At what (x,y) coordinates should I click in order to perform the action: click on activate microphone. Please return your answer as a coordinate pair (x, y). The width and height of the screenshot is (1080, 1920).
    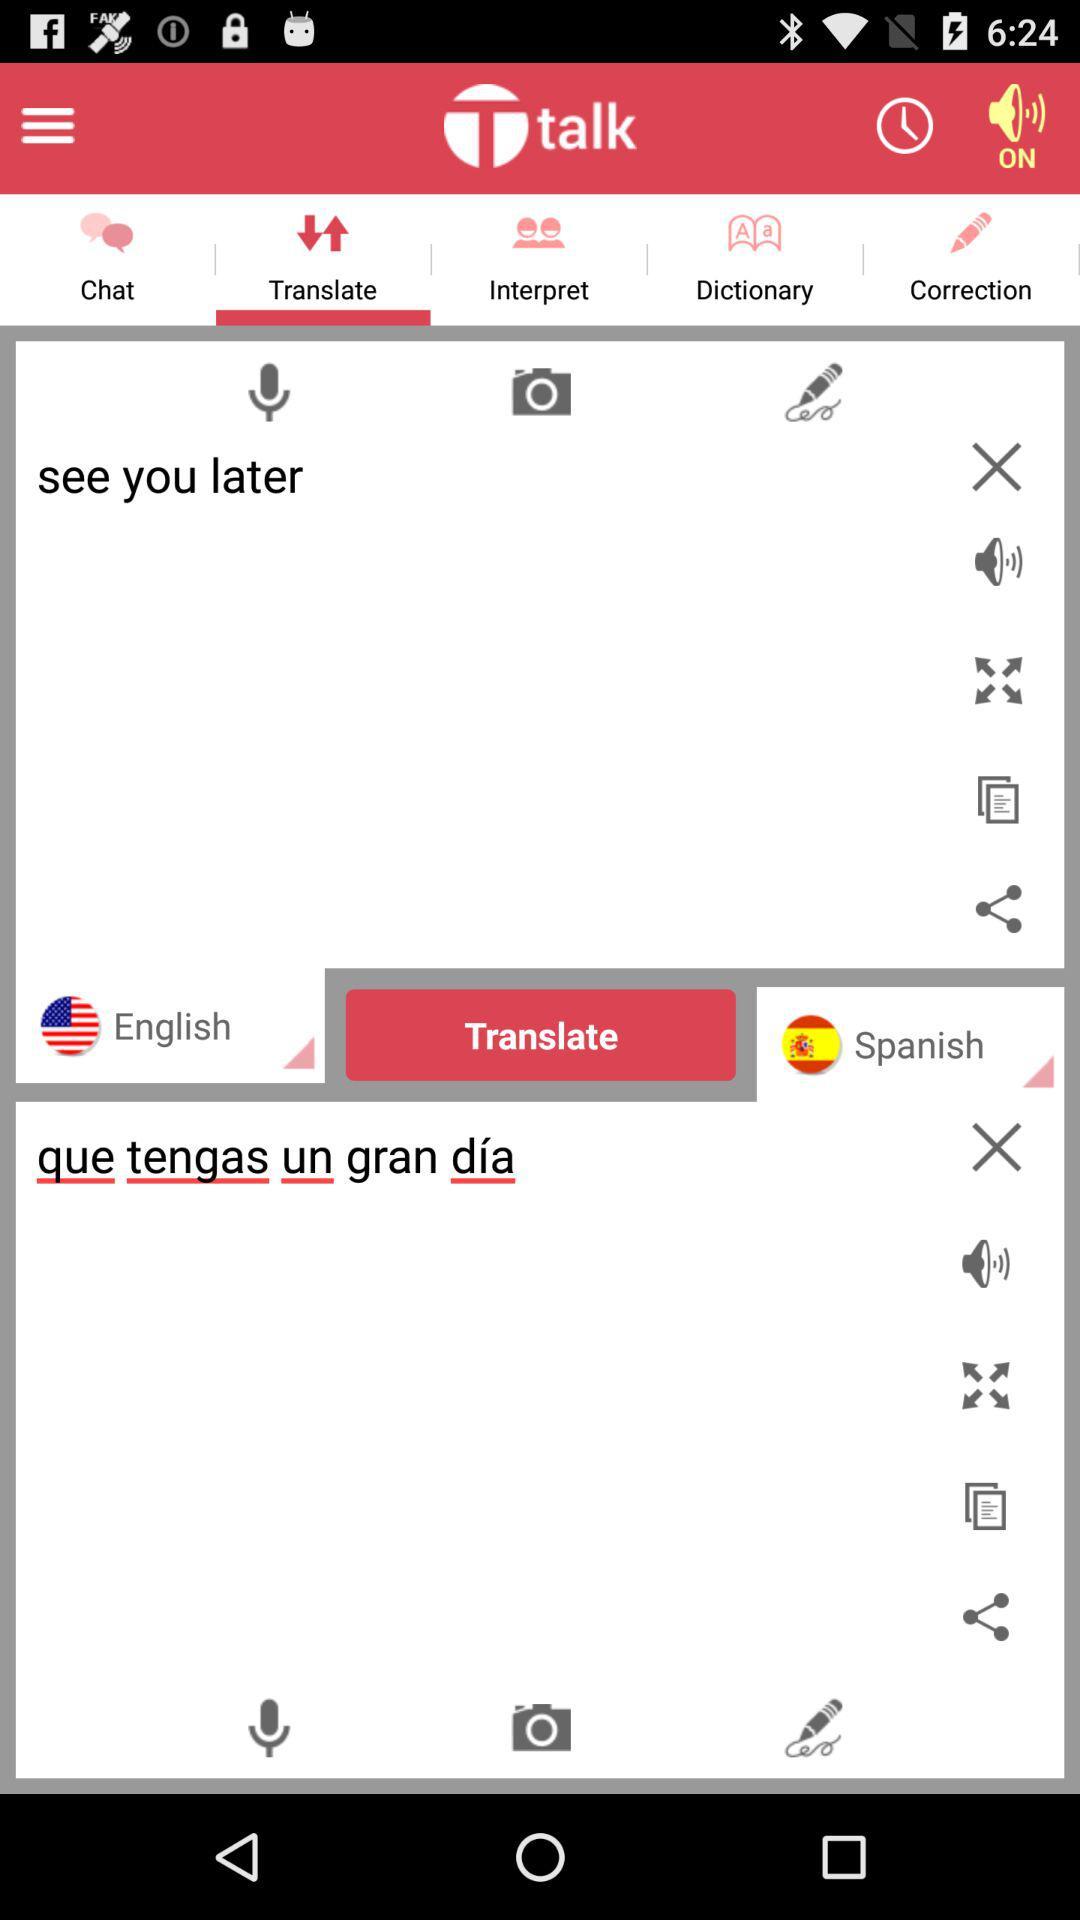
    Looking at the image, I should click on (267, 391).